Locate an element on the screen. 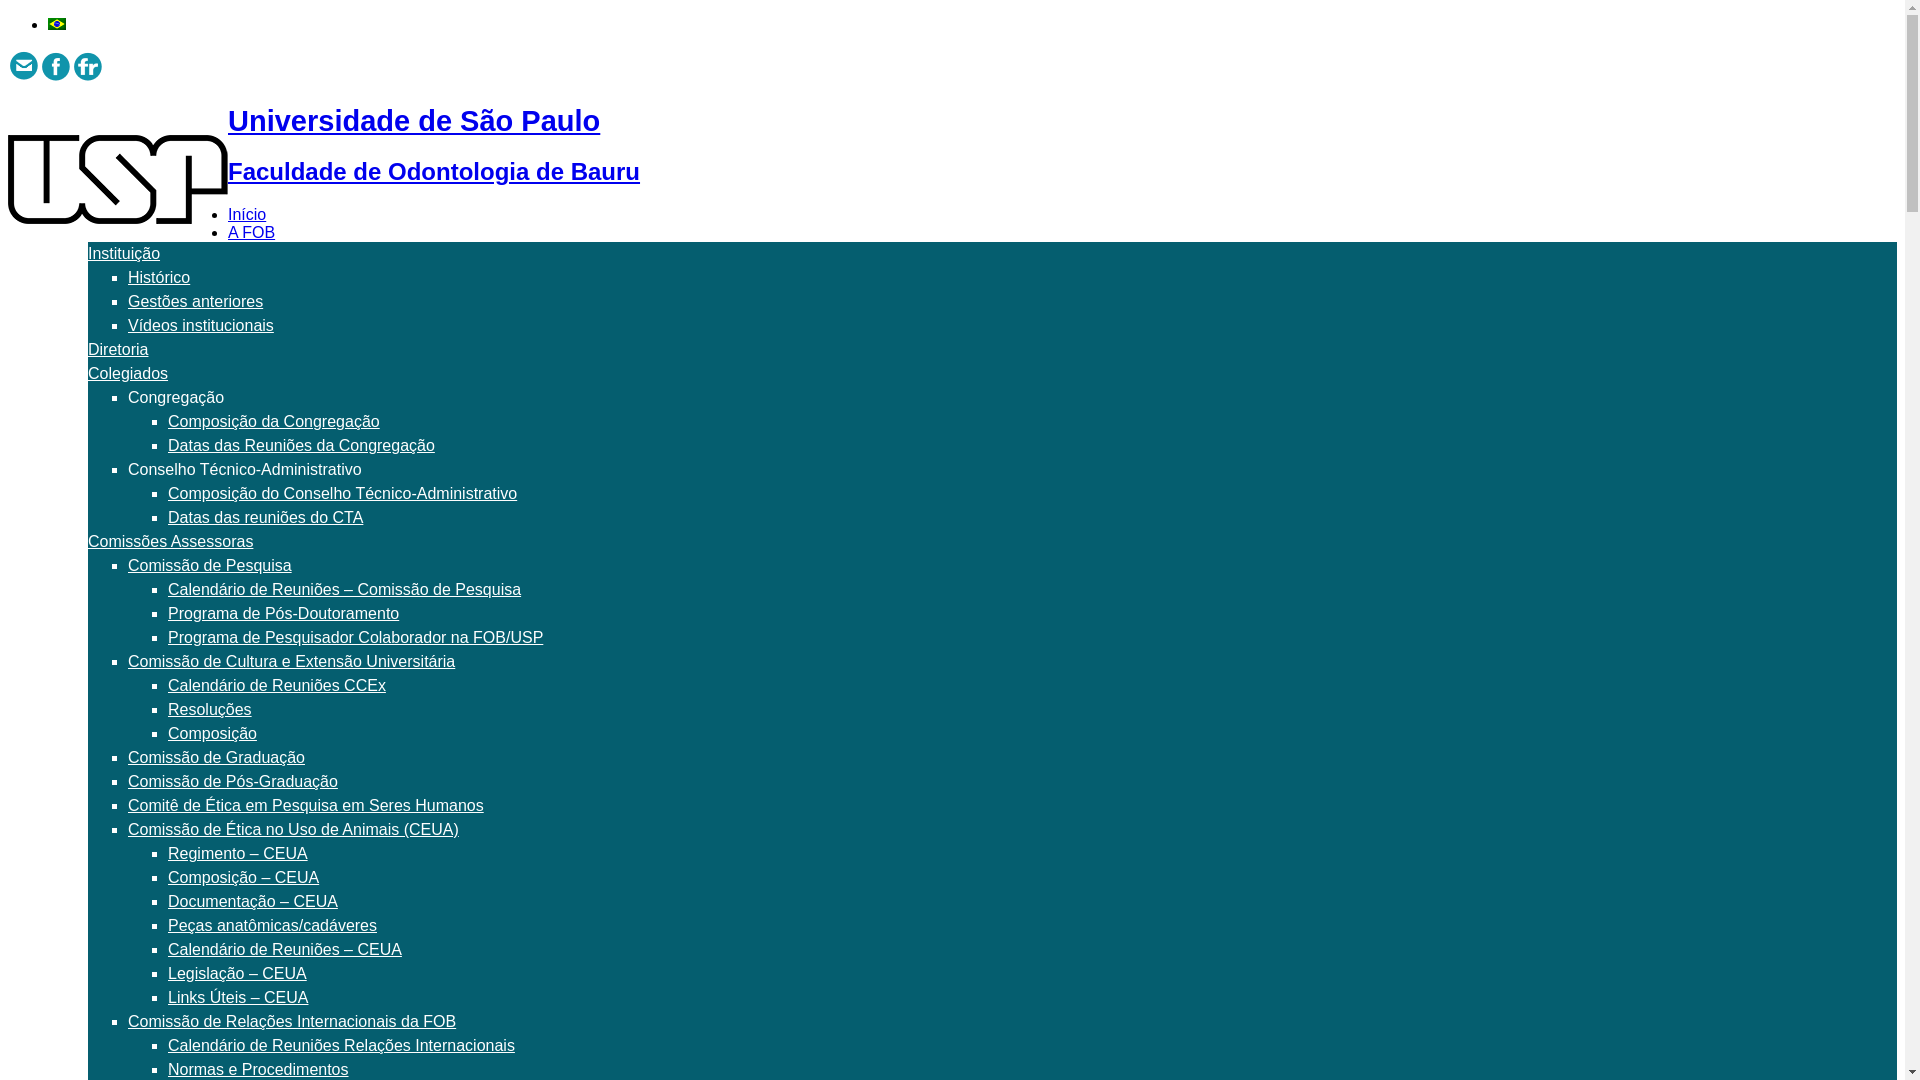 The image size is (1920, 1080). 'Flickr' is located at coordinates (86, 64).